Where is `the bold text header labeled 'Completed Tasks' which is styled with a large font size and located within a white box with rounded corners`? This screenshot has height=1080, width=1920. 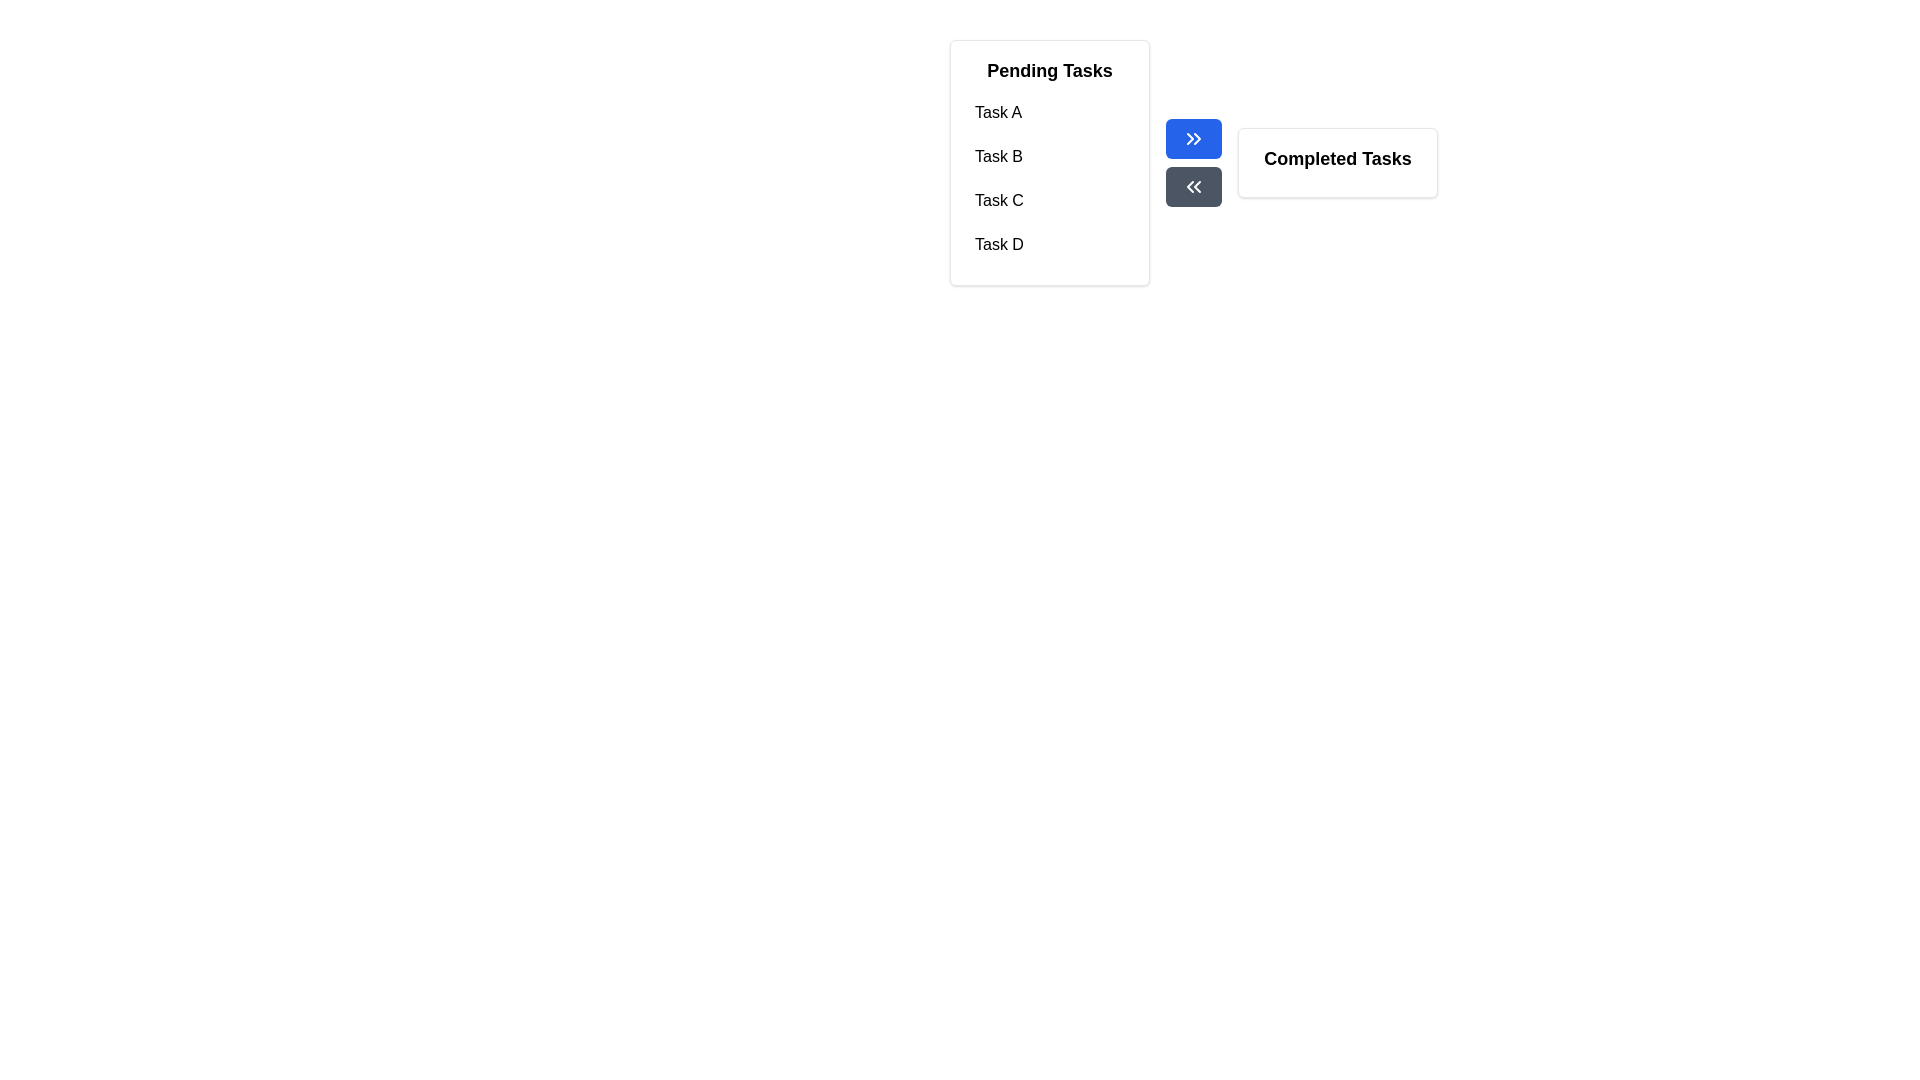
the bold text header labeled 'Completed Tasks' which is styled with a large font size and located within a white box with rounded corners is located at coordinates (1338, 157).